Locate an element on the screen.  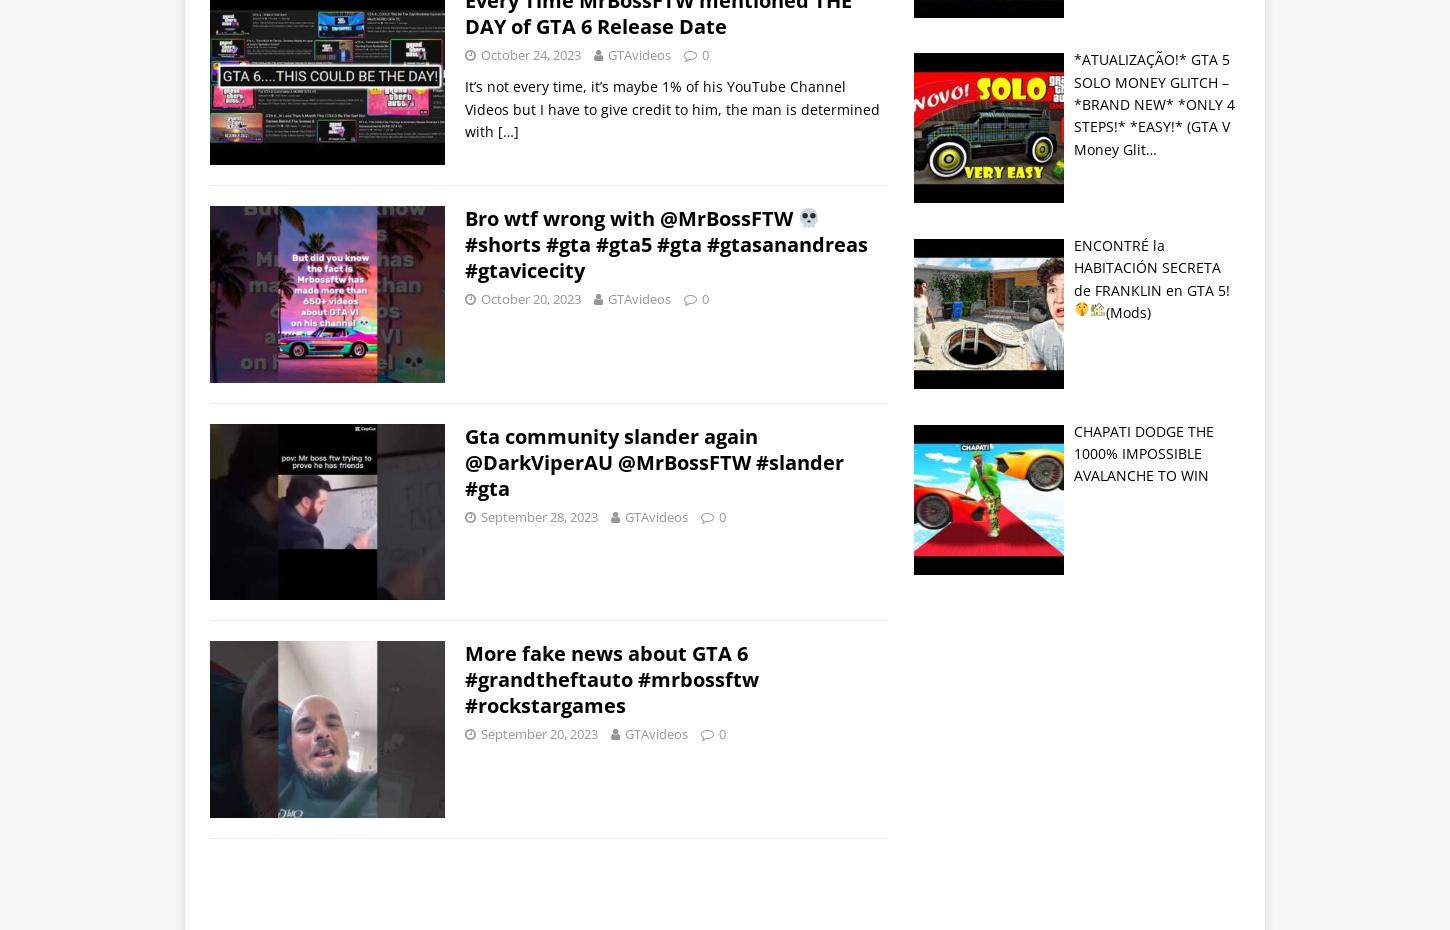
'September 20, 2023' is located at coordinates (539, 733).